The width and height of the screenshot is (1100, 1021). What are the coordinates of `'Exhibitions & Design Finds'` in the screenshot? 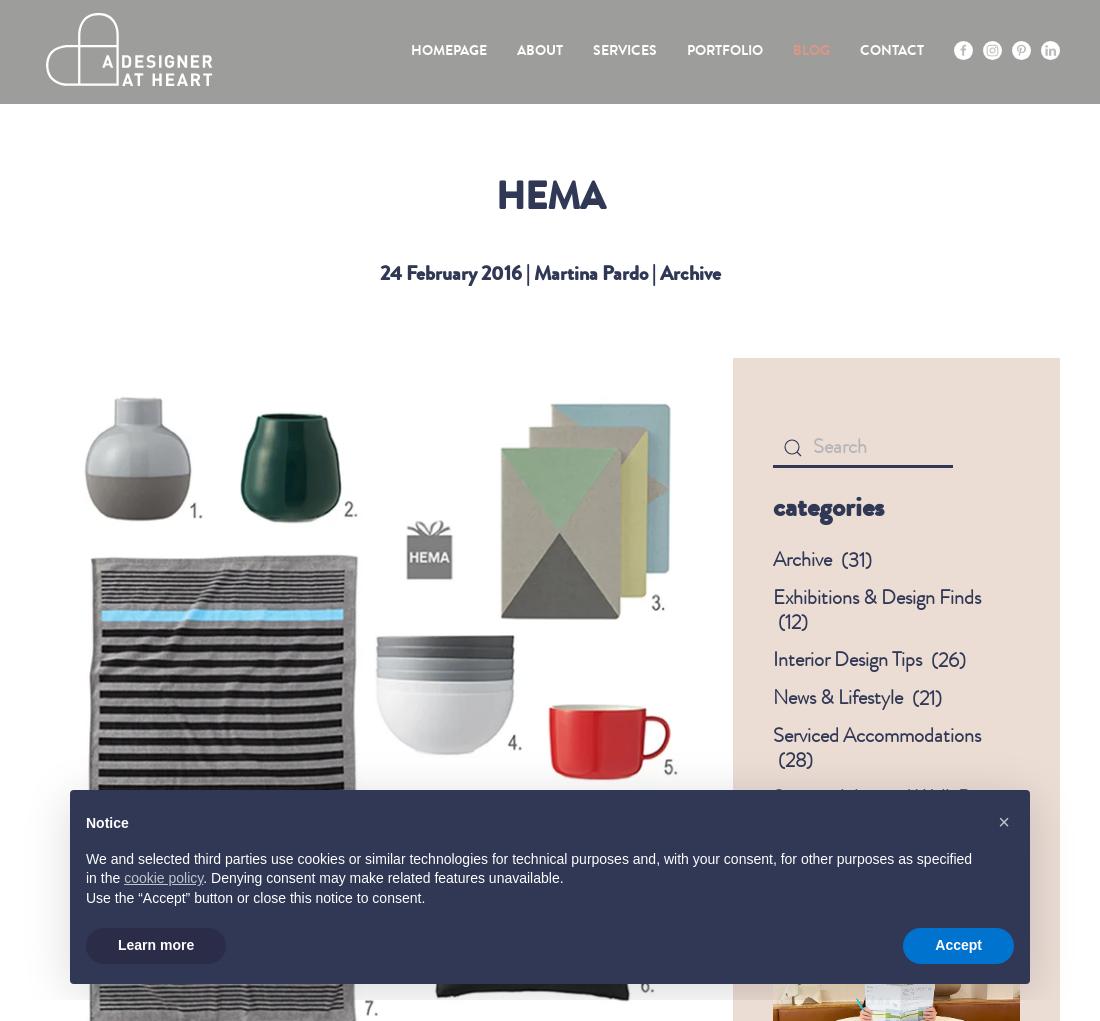 It's located at (876, 595).